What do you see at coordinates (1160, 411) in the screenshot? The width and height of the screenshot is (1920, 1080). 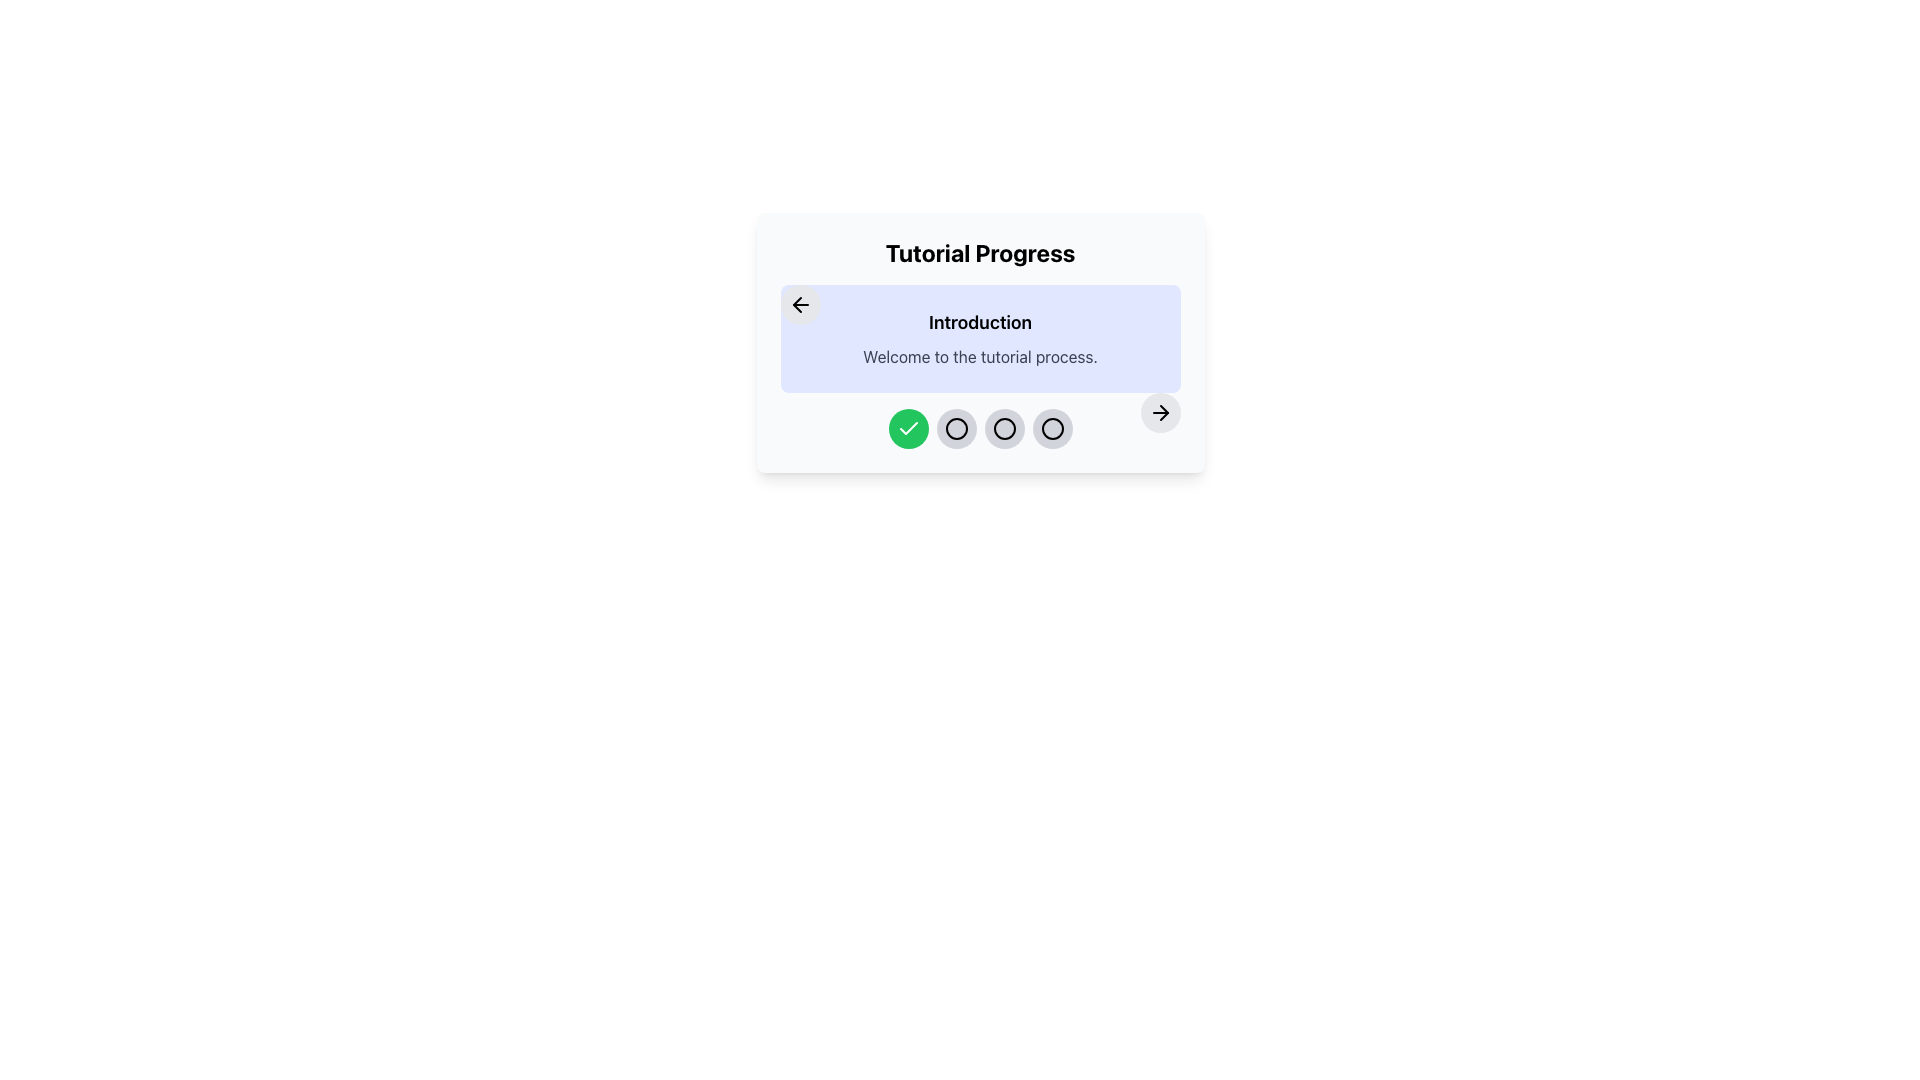 I see `the 'next' navigation button located at the far right inside the 'Tutorial Progress' section` at bounding box center [1160, 411].